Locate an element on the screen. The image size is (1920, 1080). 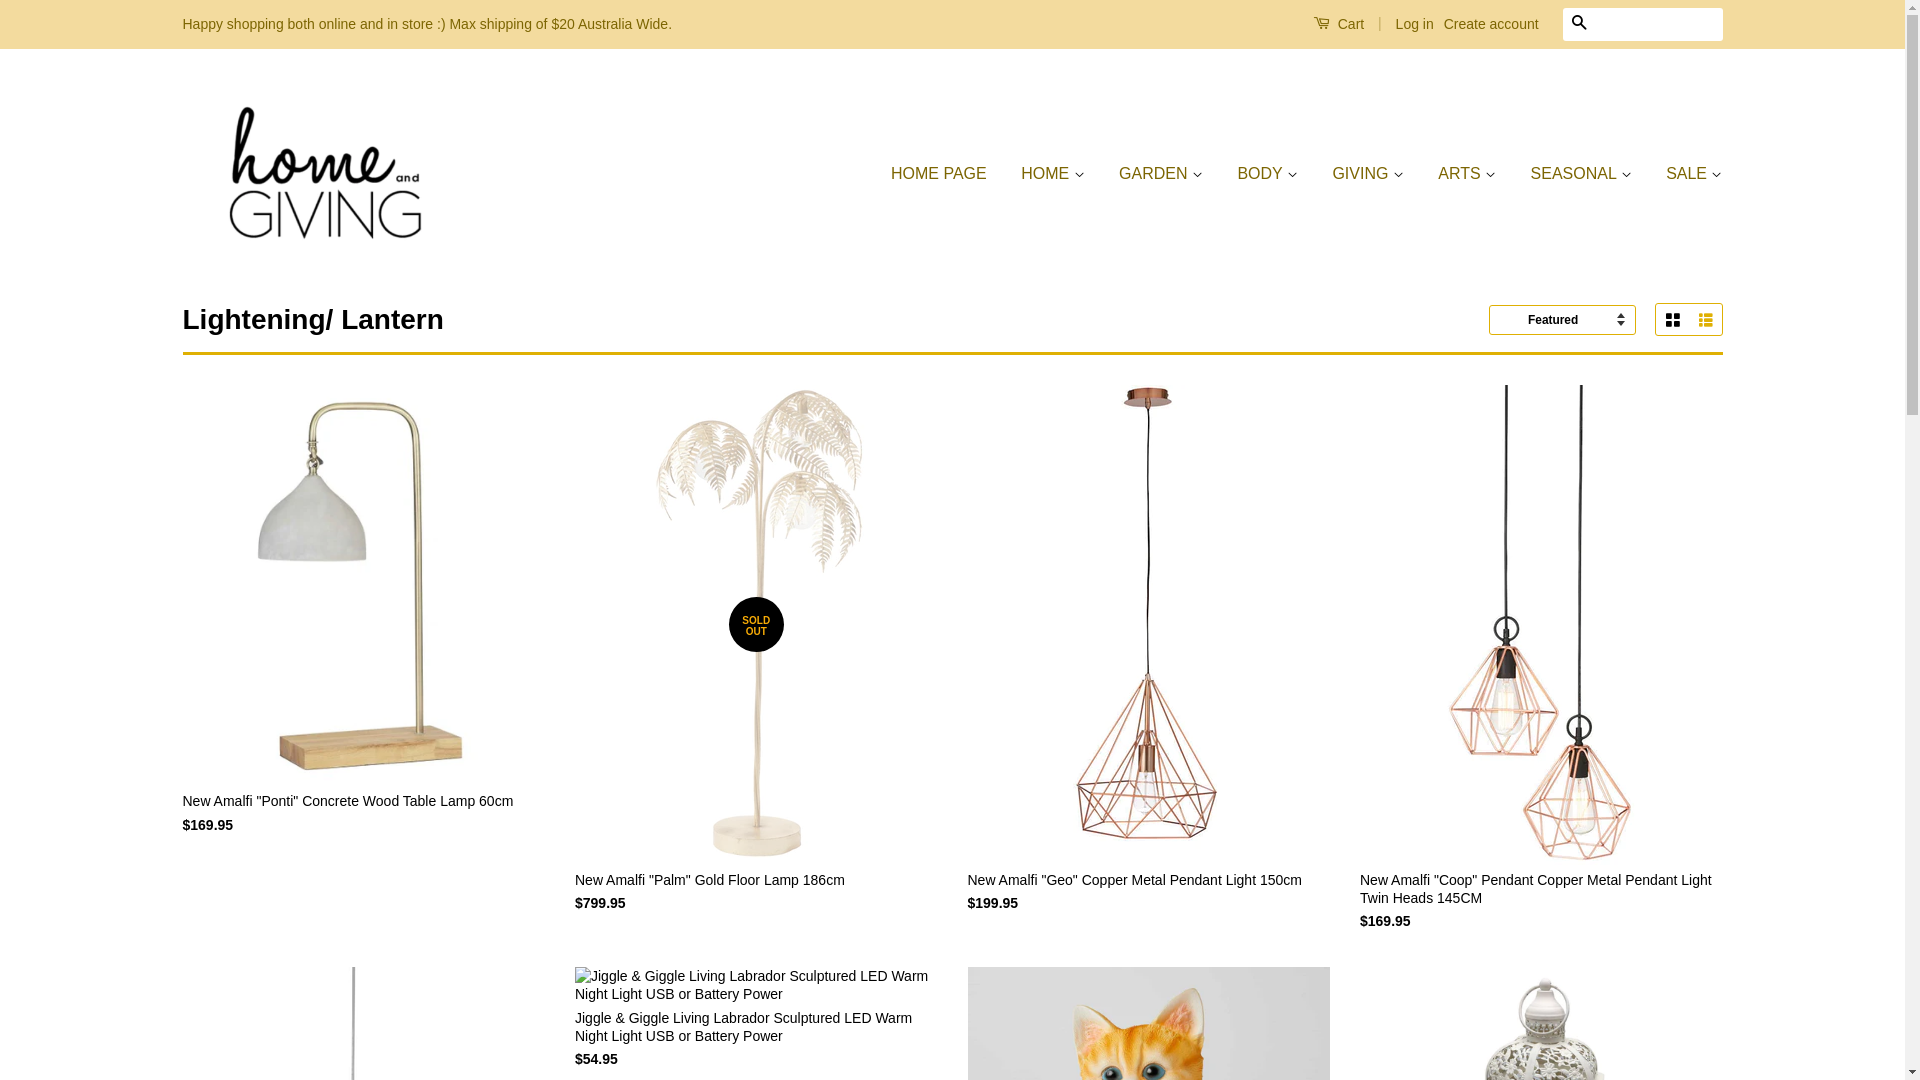
'Grid View' is located at coordinates (1656, 319).